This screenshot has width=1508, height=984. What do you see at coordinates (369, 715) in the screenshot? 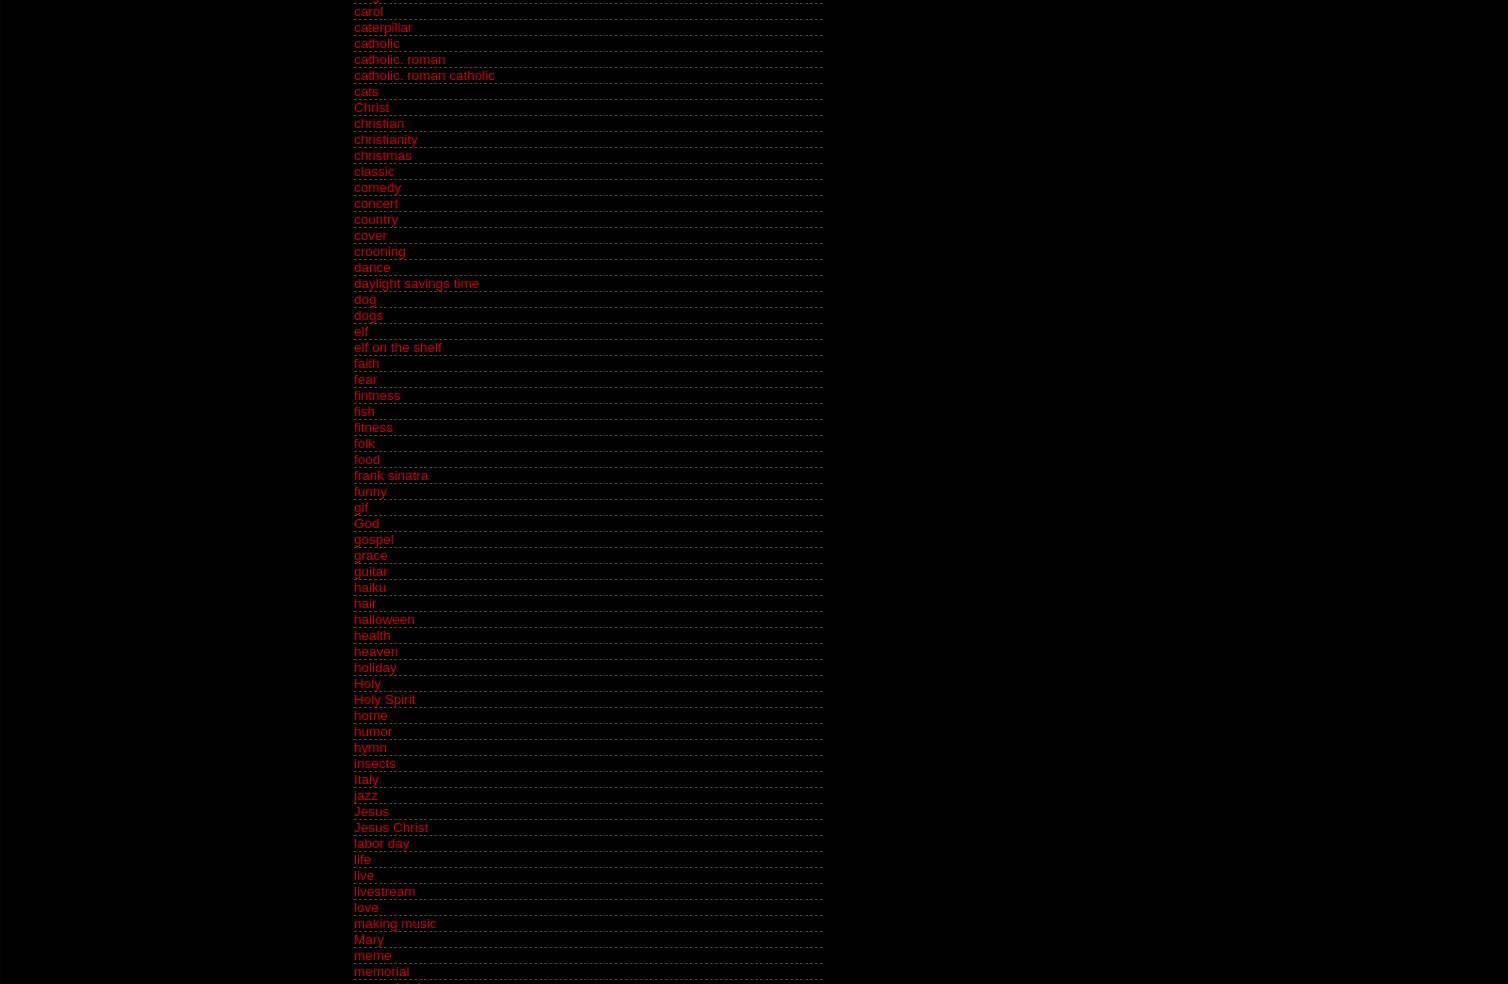
I see `'home'` at bounding box center [369, 715].